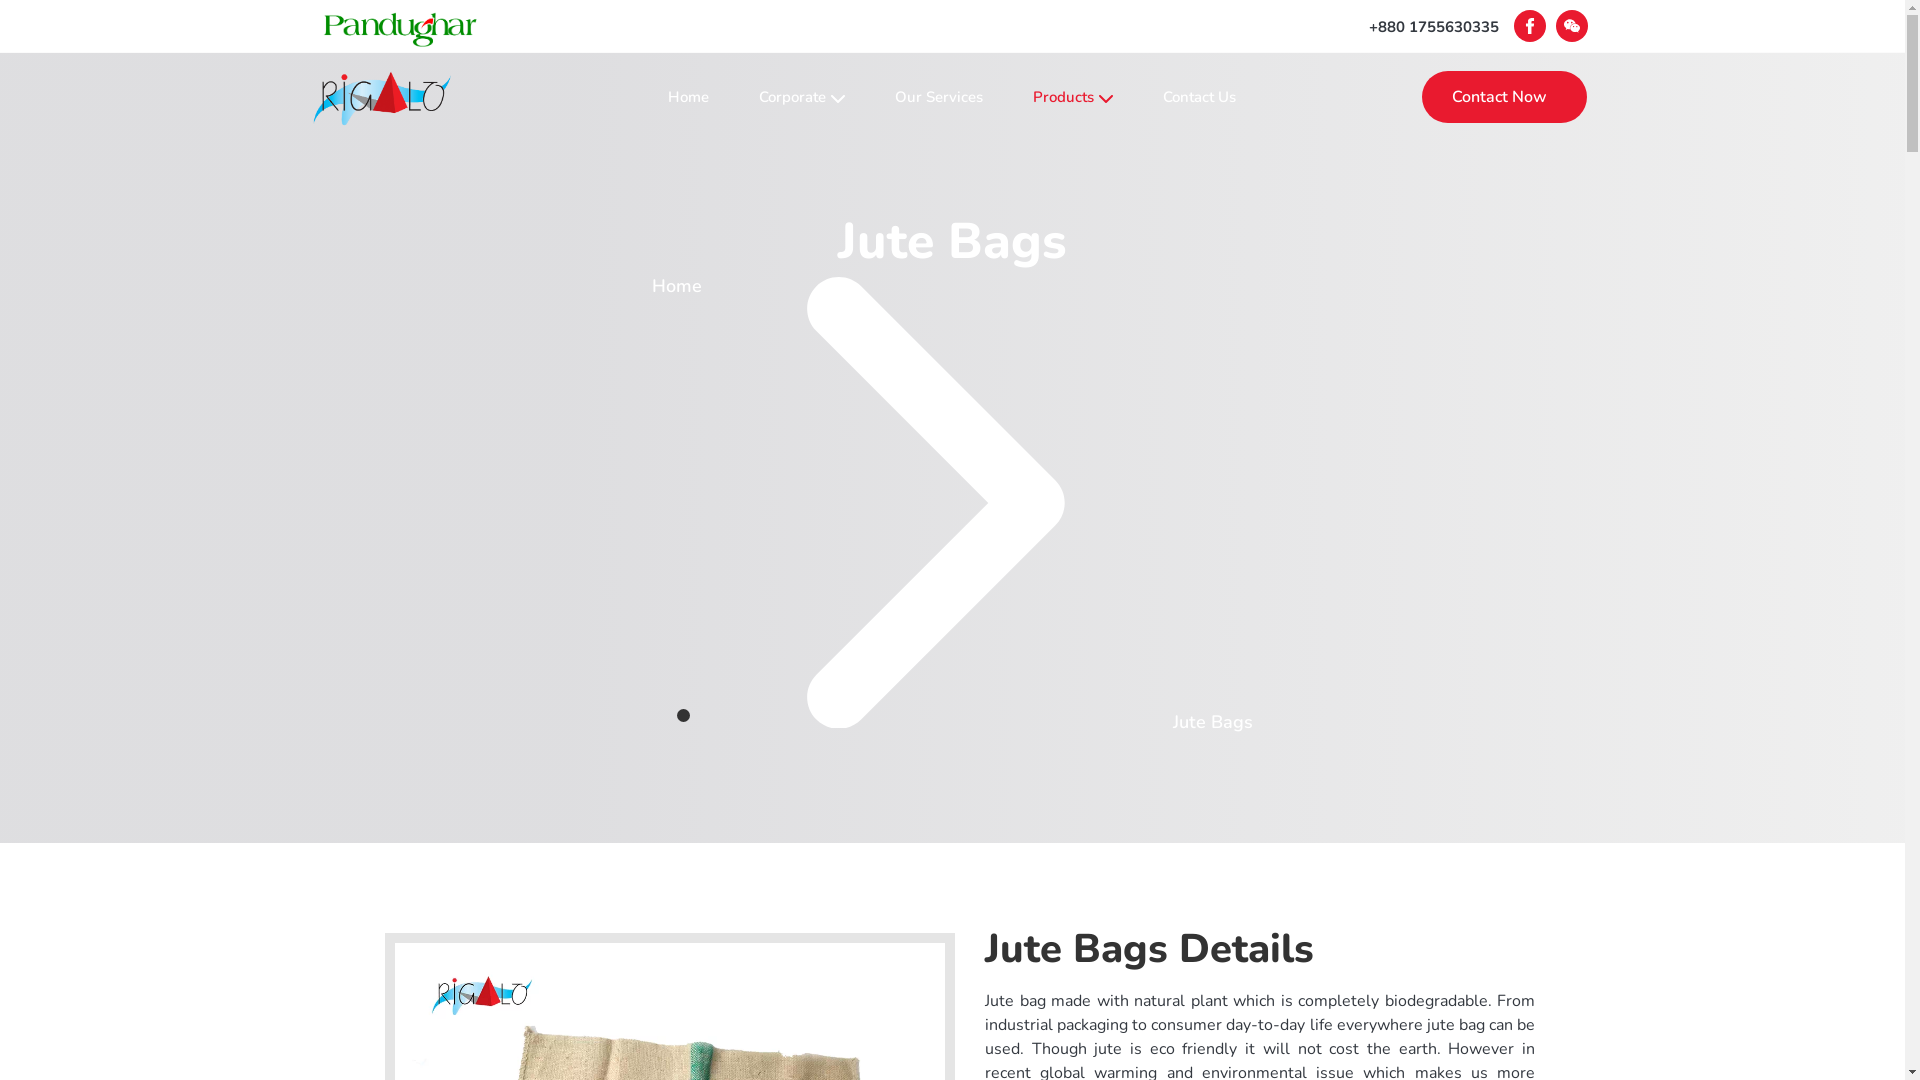 The height and width of the screenshot is (1080, 1920). What do you see at coordinates (1072, 96) in the screenshot?
I see `'Products'` at bounding box center [1072, 96].